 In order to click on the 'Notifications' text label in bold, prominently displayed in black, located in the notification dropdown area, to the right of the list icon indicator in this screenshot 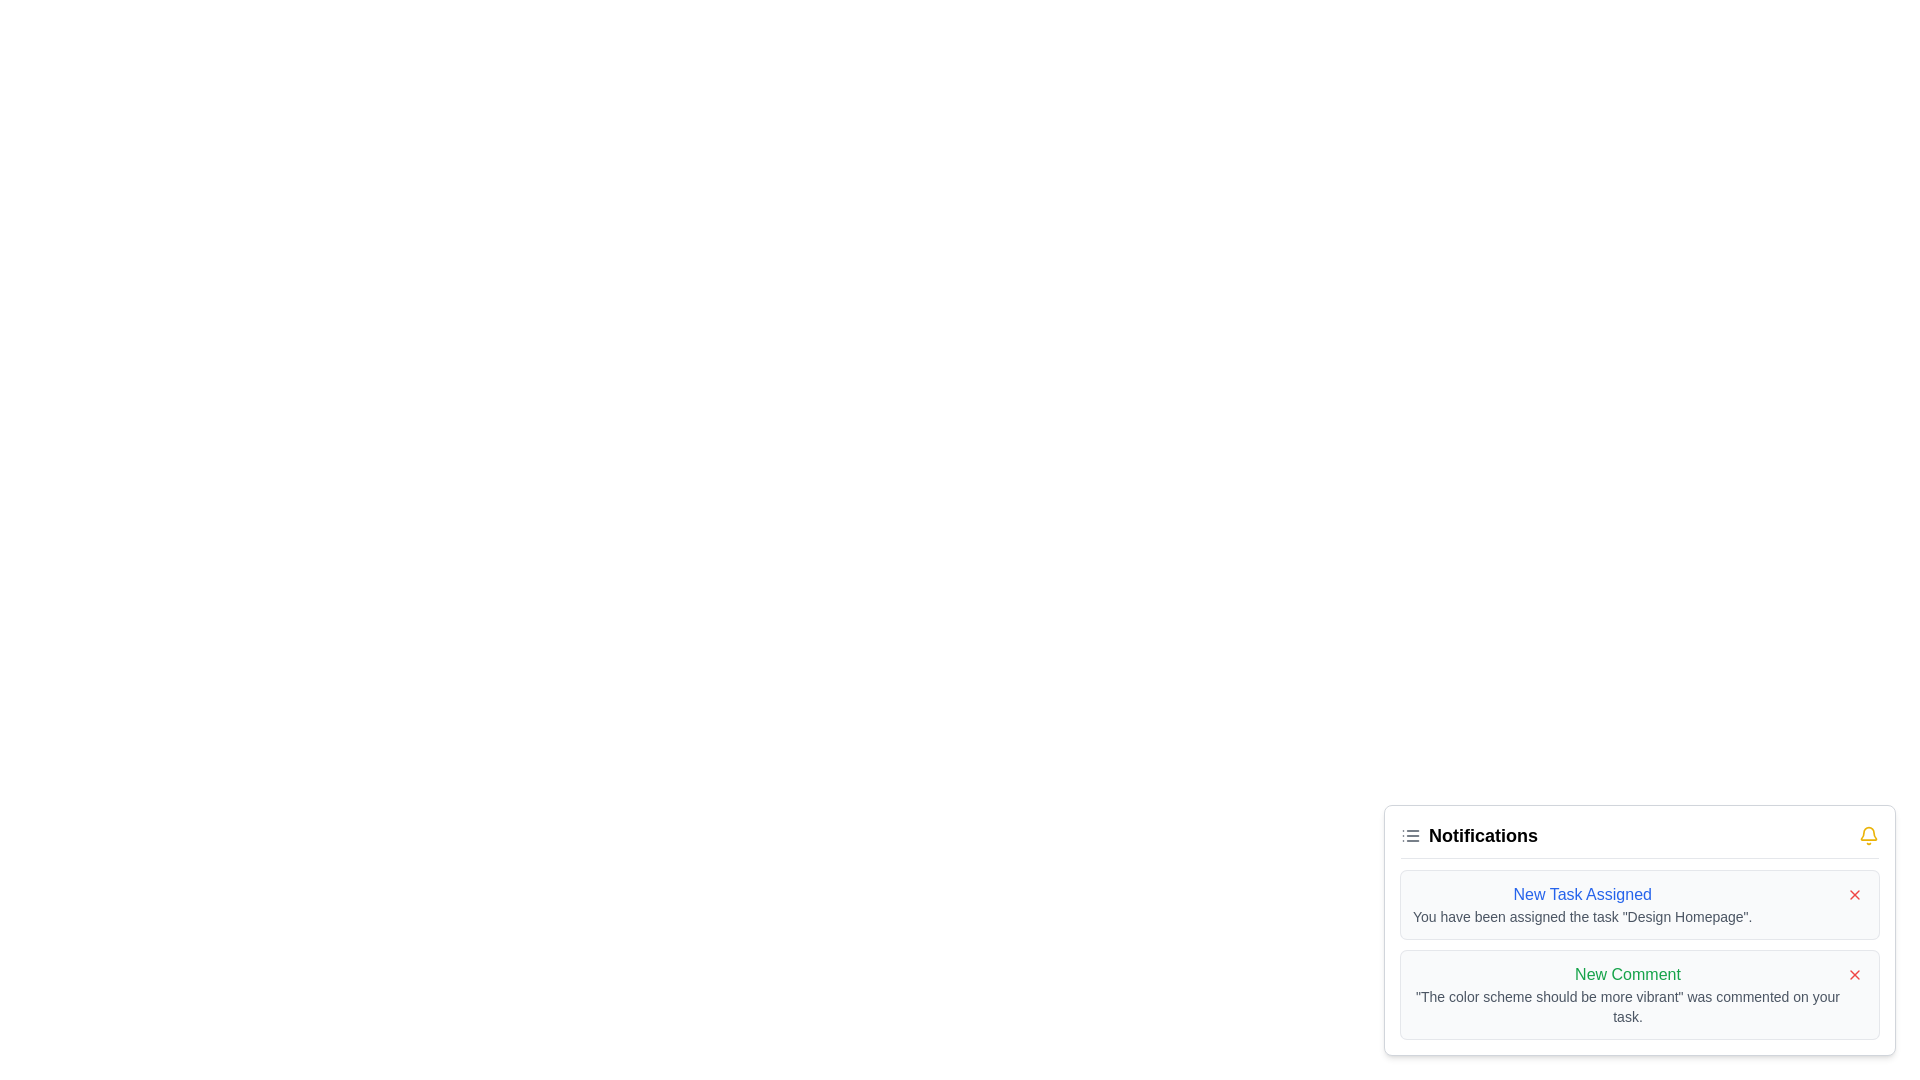, I will do `click(1483, 836)`.